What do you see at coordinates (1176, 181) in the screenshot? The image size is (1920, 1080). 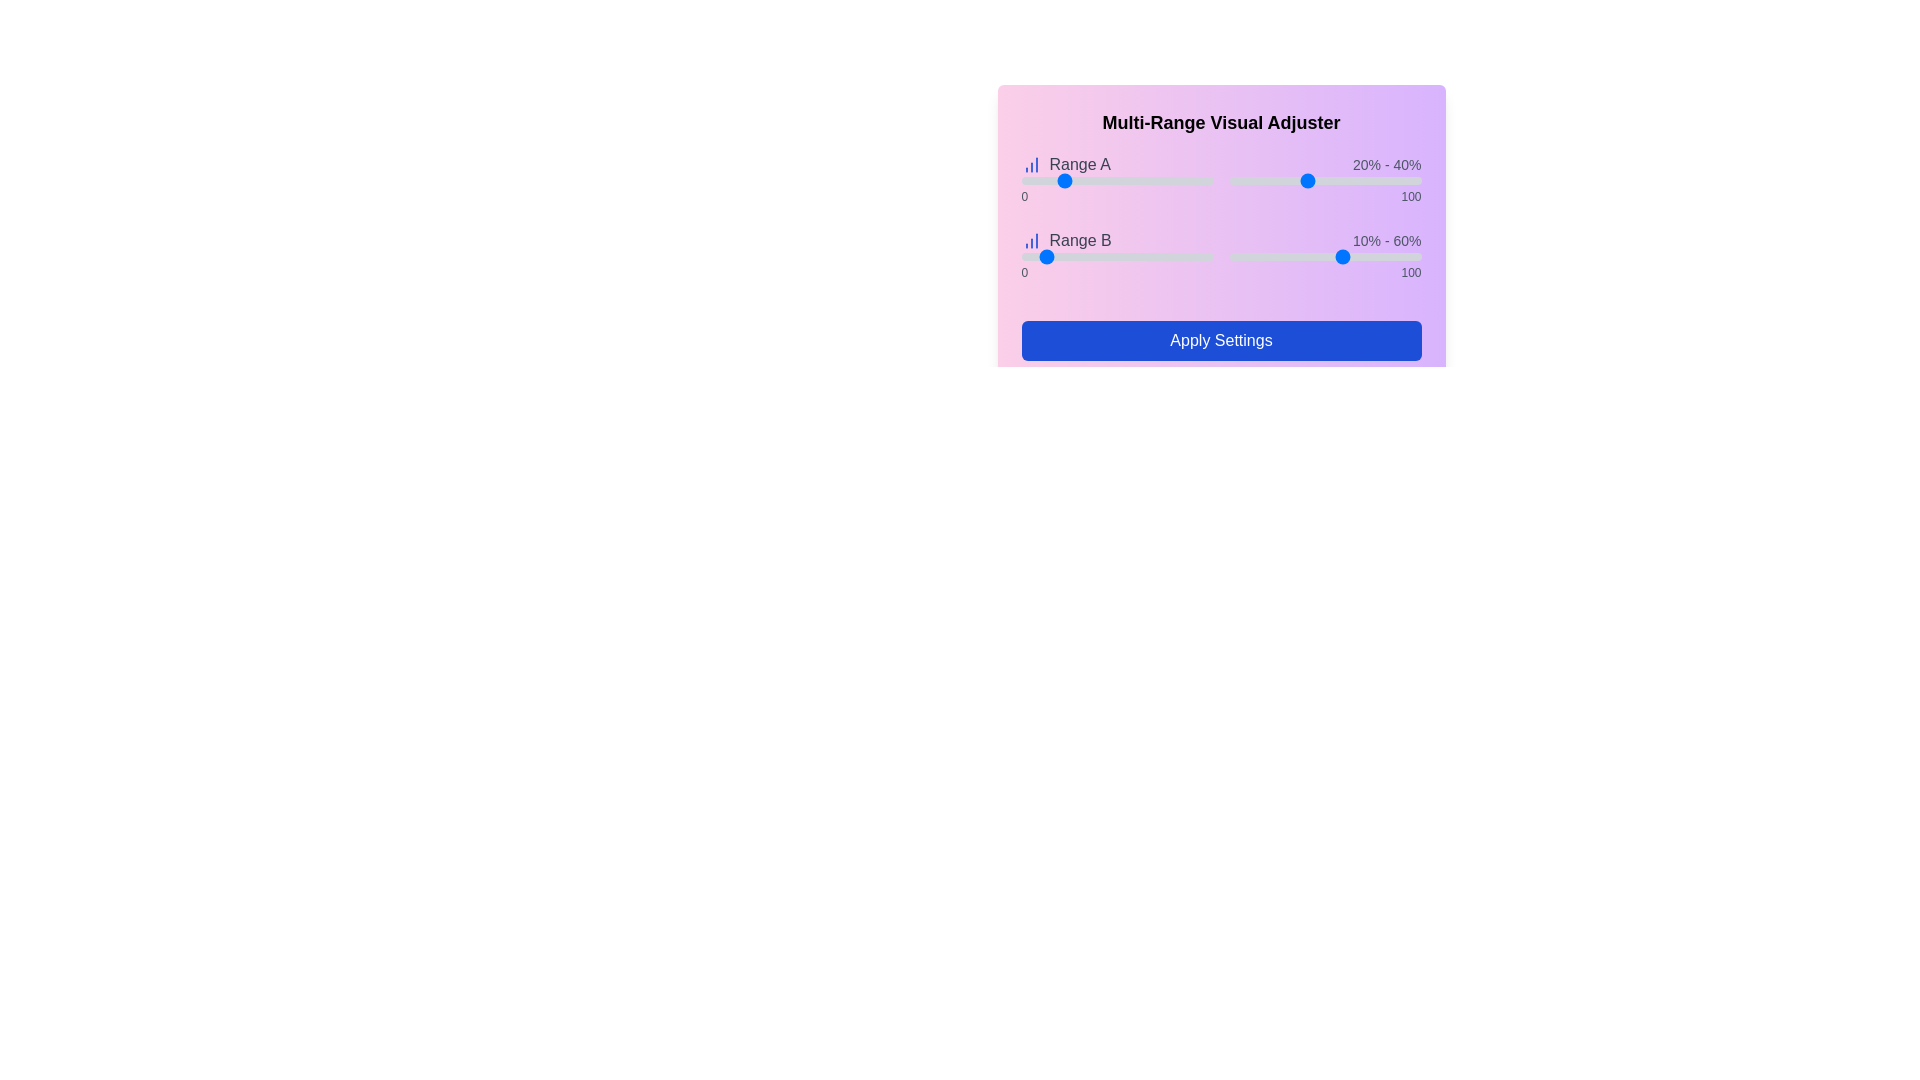 I see `the slider` at bounding box center [1176, 181].